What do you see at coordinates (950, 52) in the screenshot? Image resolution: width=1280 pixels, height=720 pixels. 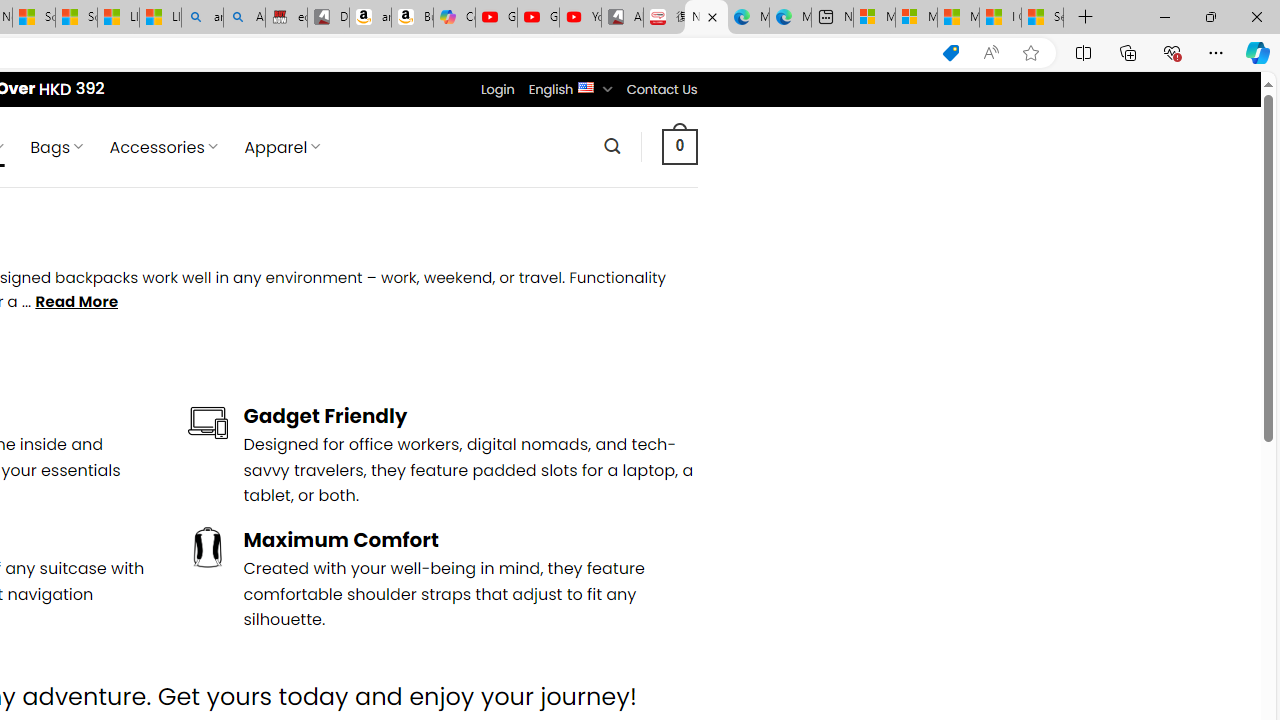 I see `'This site has coupons! Shopping in Microsoft Edge'` at bounding box center [950, 52].